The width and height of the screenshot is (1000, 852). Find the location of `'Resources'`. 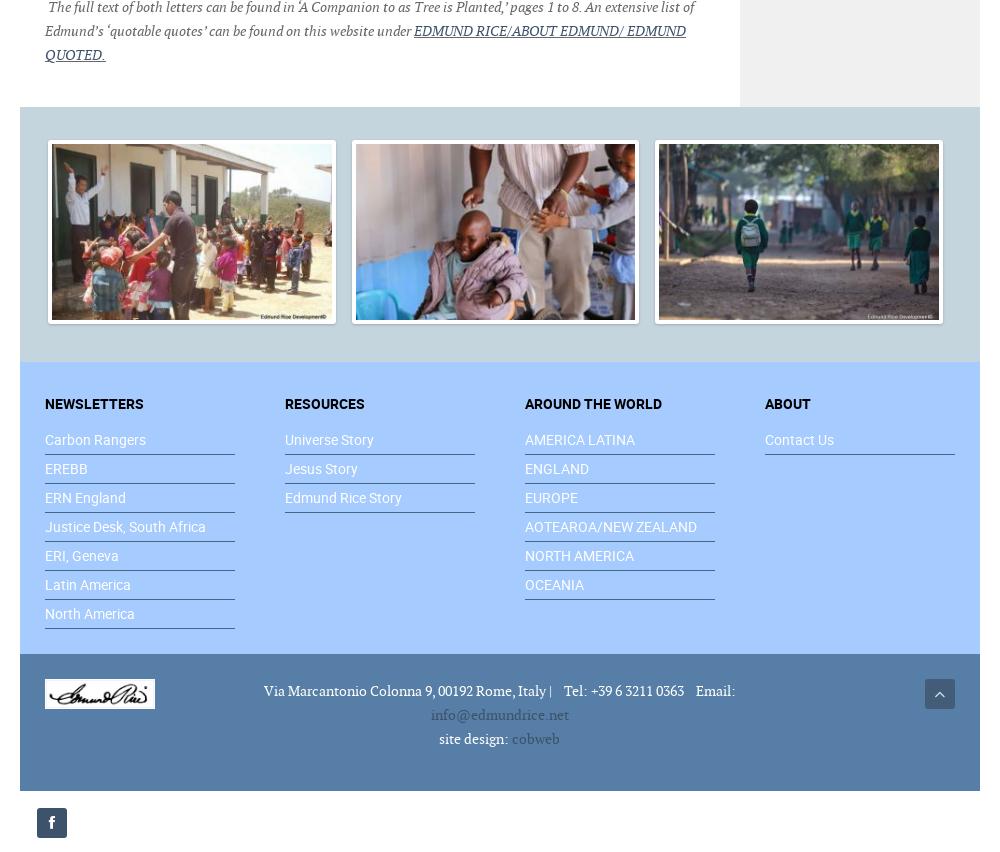

'Resources' is located at coordinates (324, 402).